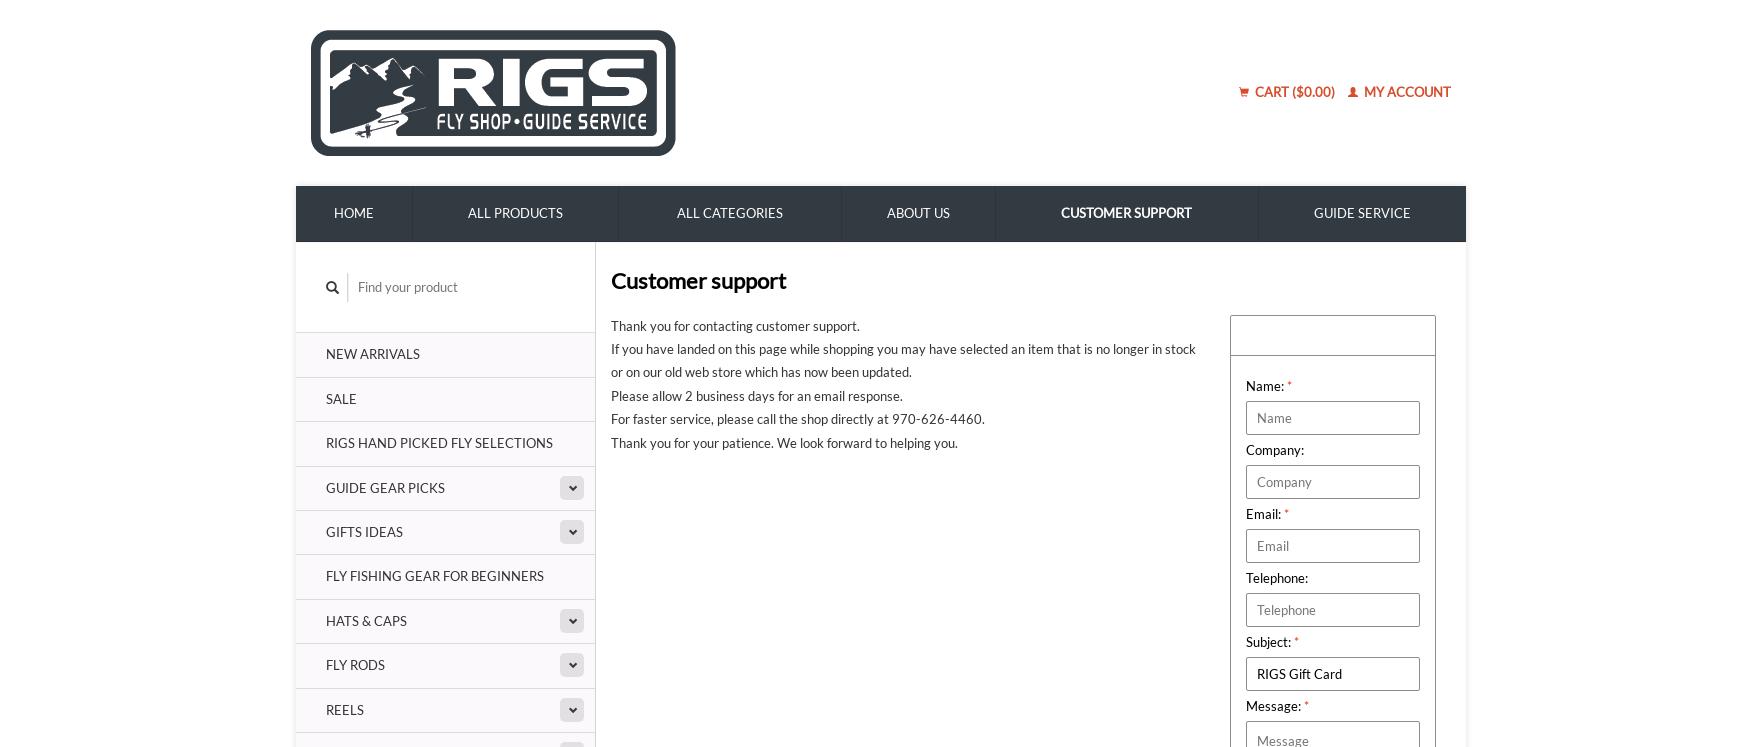 The image size is (1762, 747). What do you see at coordinates (1245, 705) in the screenshot?
I see `'Message:'` at bounding box center [1245, 705].